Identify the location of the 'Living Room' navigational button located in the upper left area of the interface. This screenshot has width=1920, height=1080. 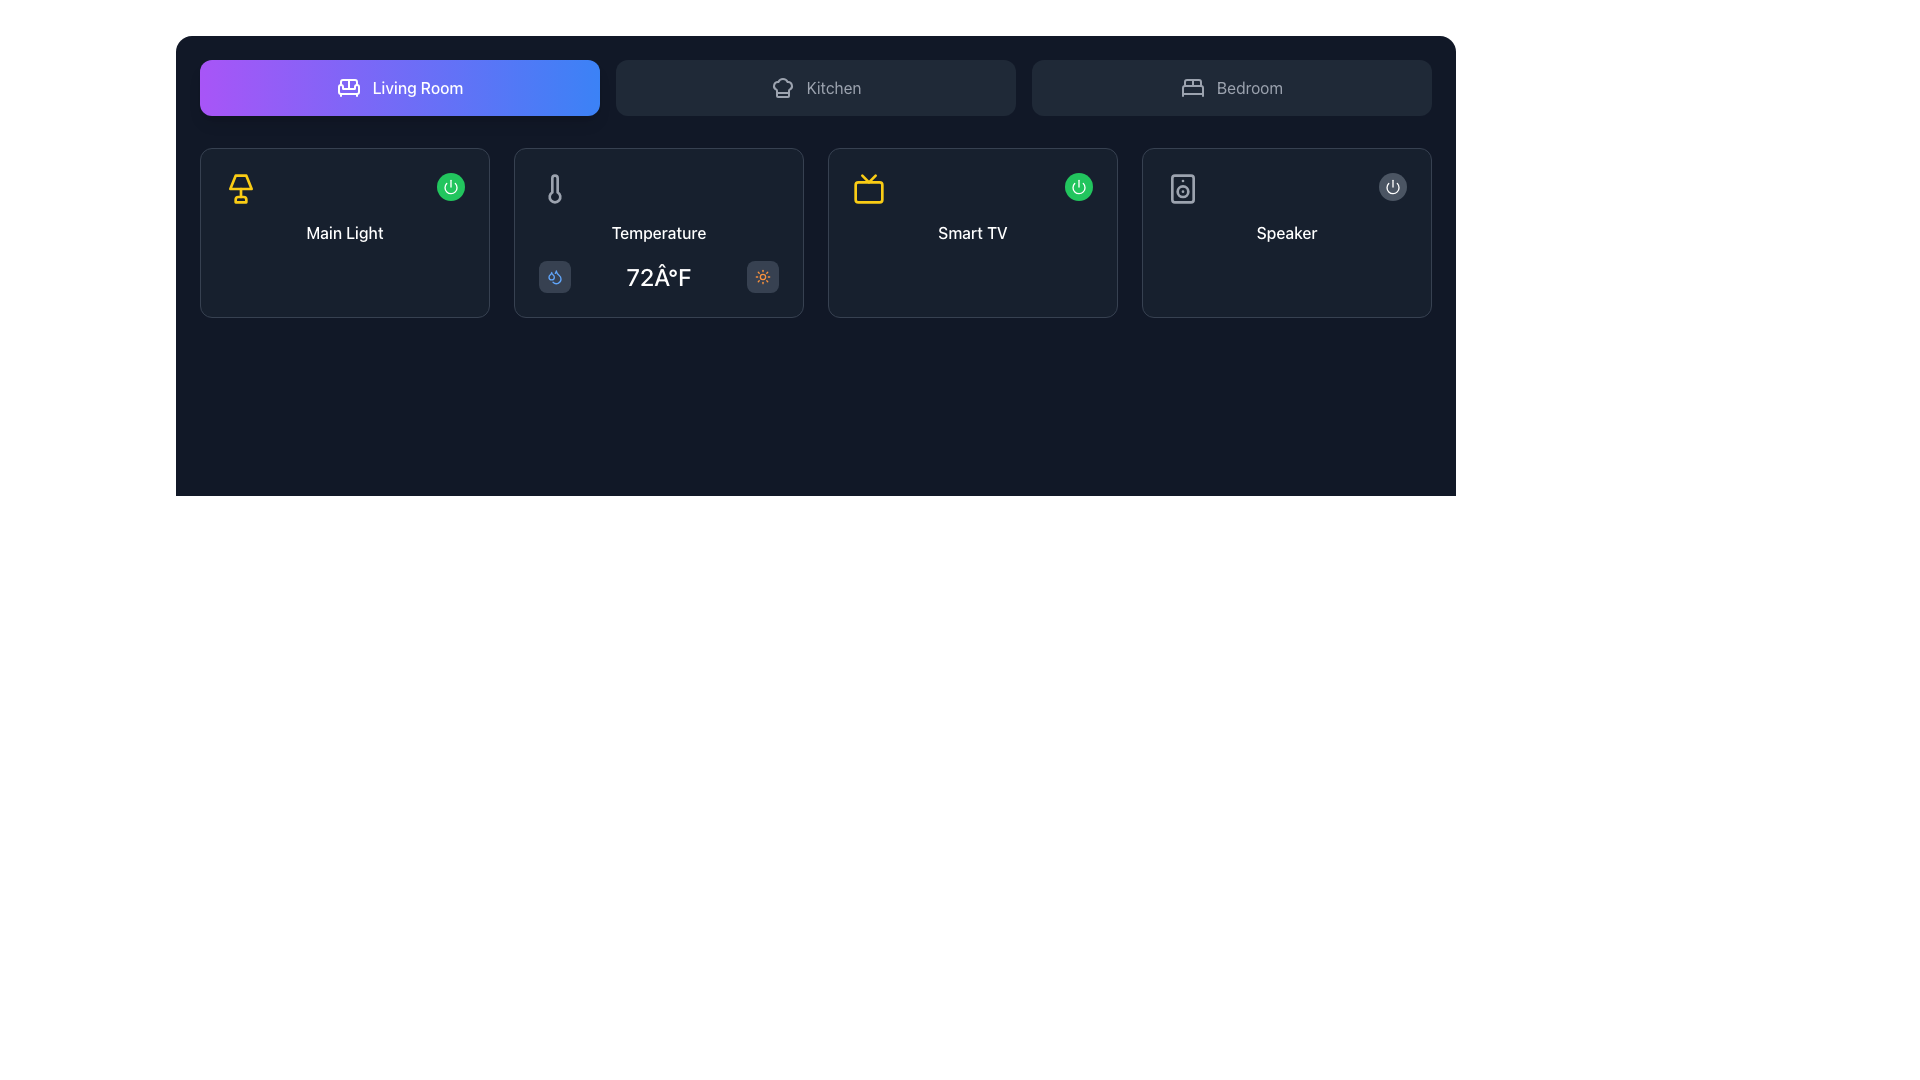
(399, 87).